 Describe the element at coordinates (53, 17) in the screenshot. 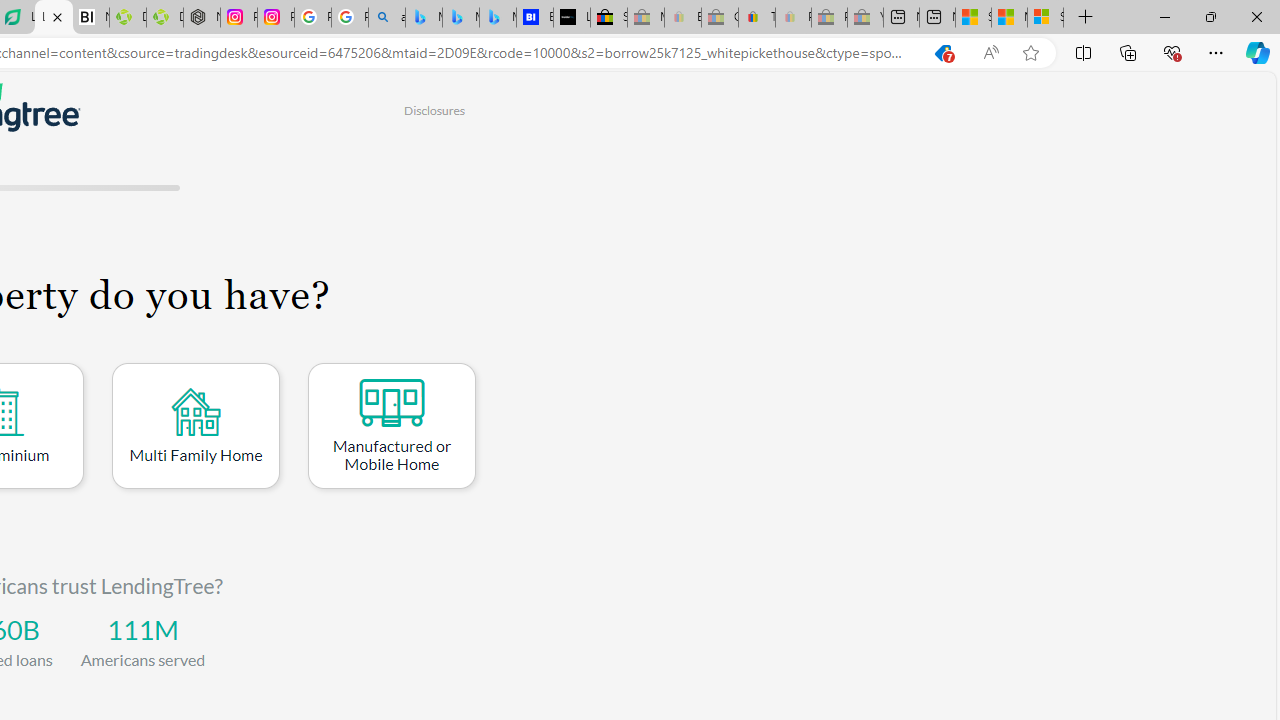

I see `'LendingTree - Compare Lenders'` at that location.